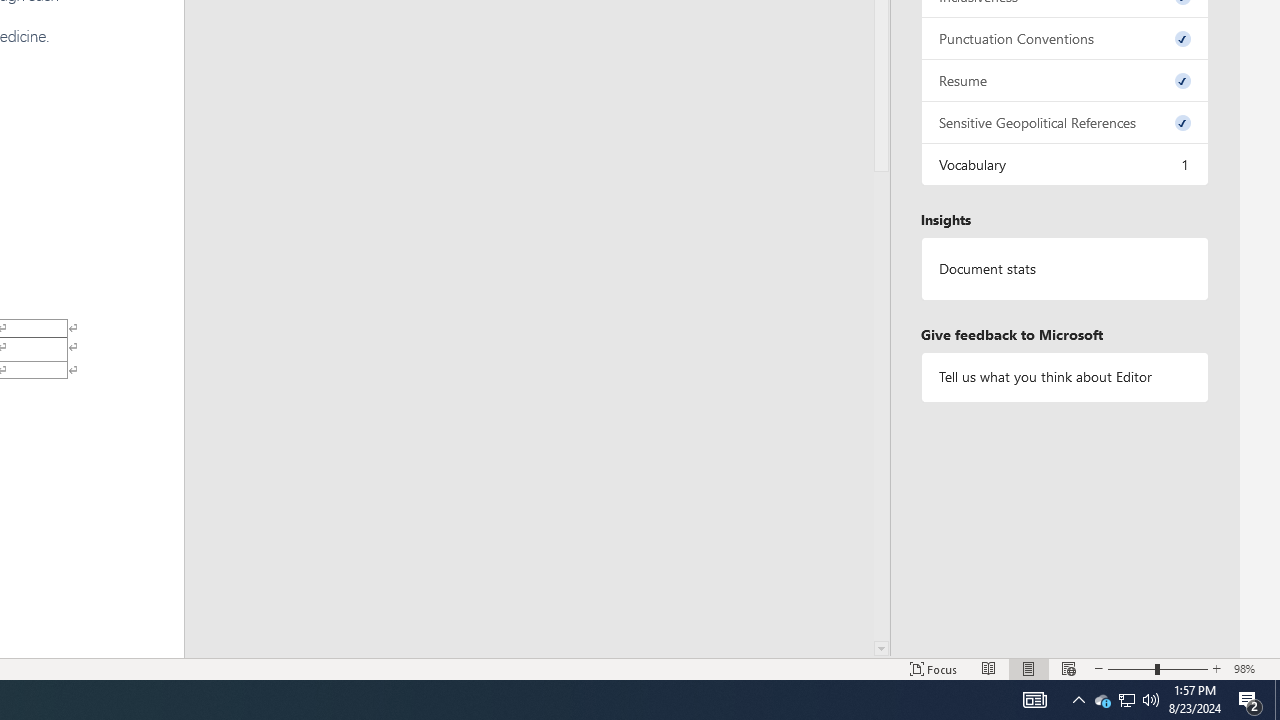 This screenshot has height=720, width=1280. What do you see at coordinates (1216, 669) in the screenshot?
I see `'Zoom In'` at bounding box center [1216, 669].